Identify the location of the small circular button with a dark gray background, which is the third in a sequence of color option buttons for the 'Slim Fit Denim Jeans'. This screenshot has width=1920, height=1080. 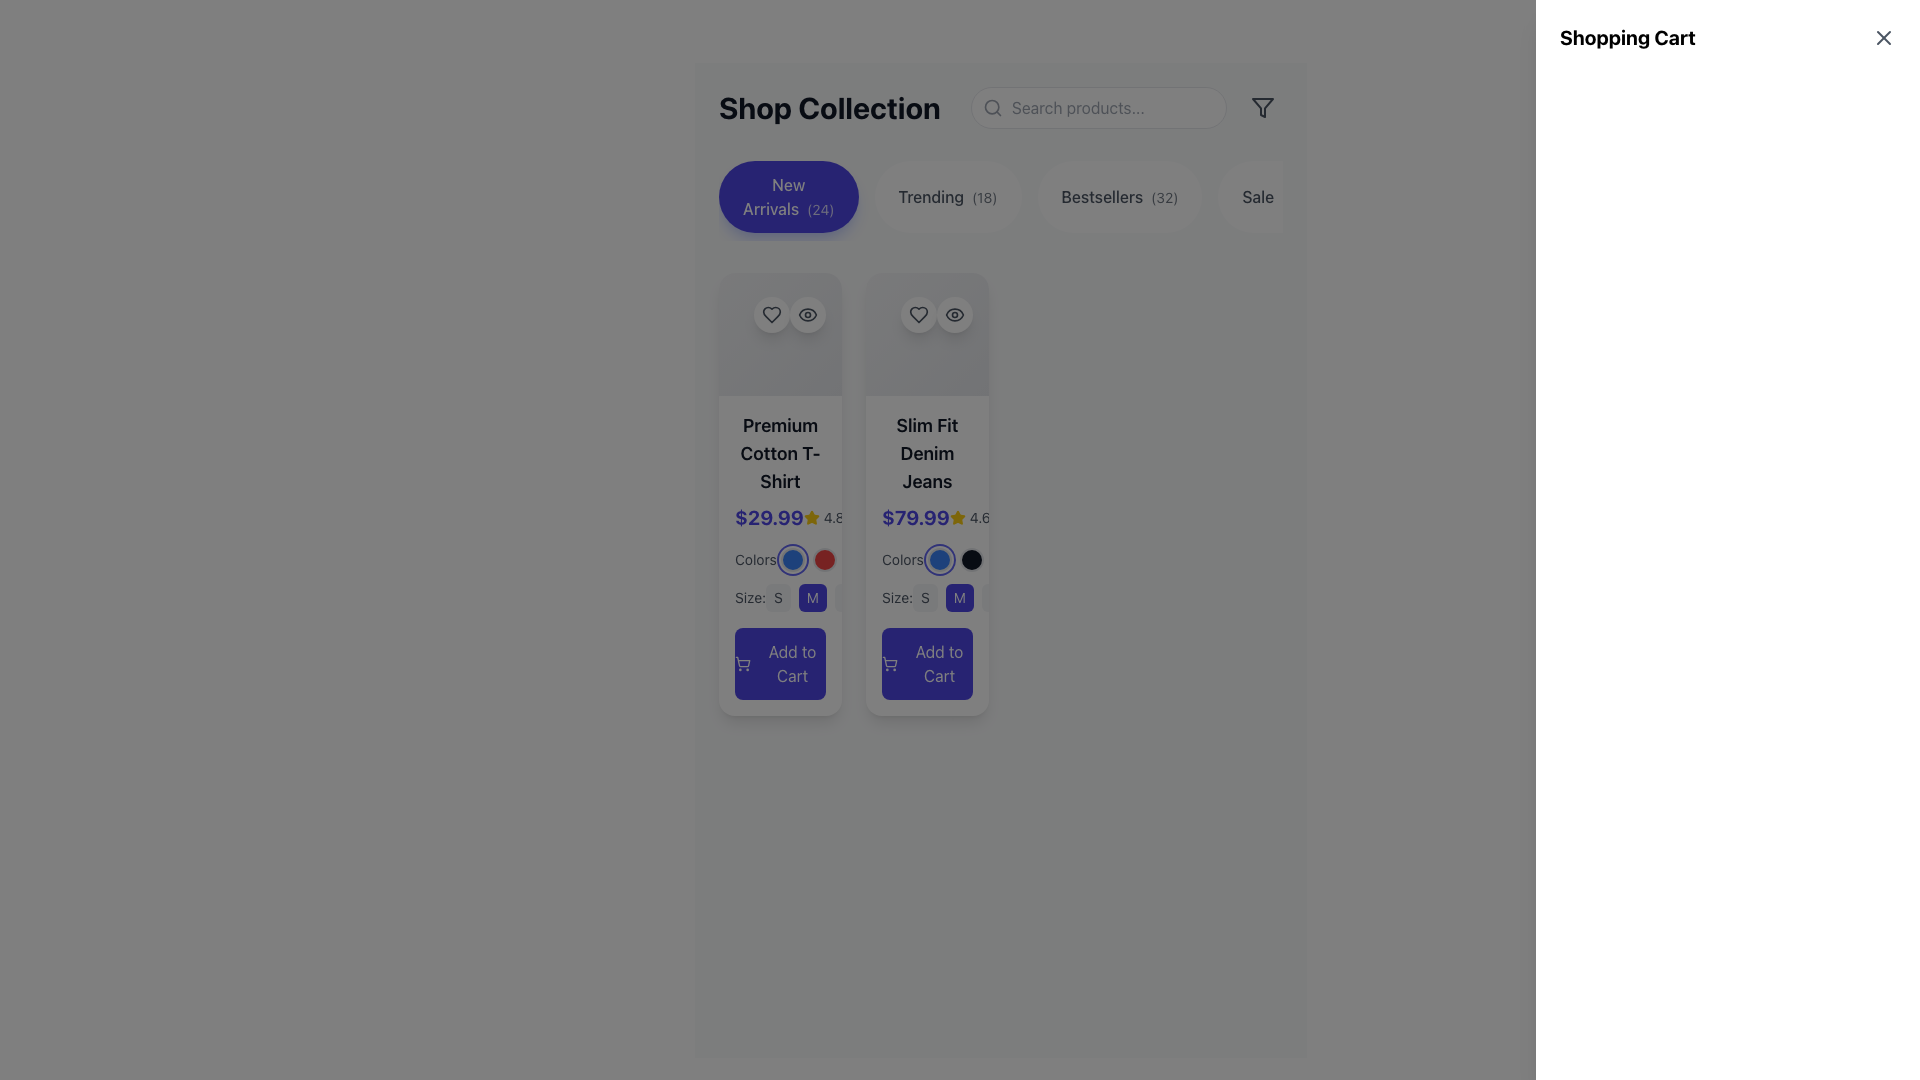
(856, 559).